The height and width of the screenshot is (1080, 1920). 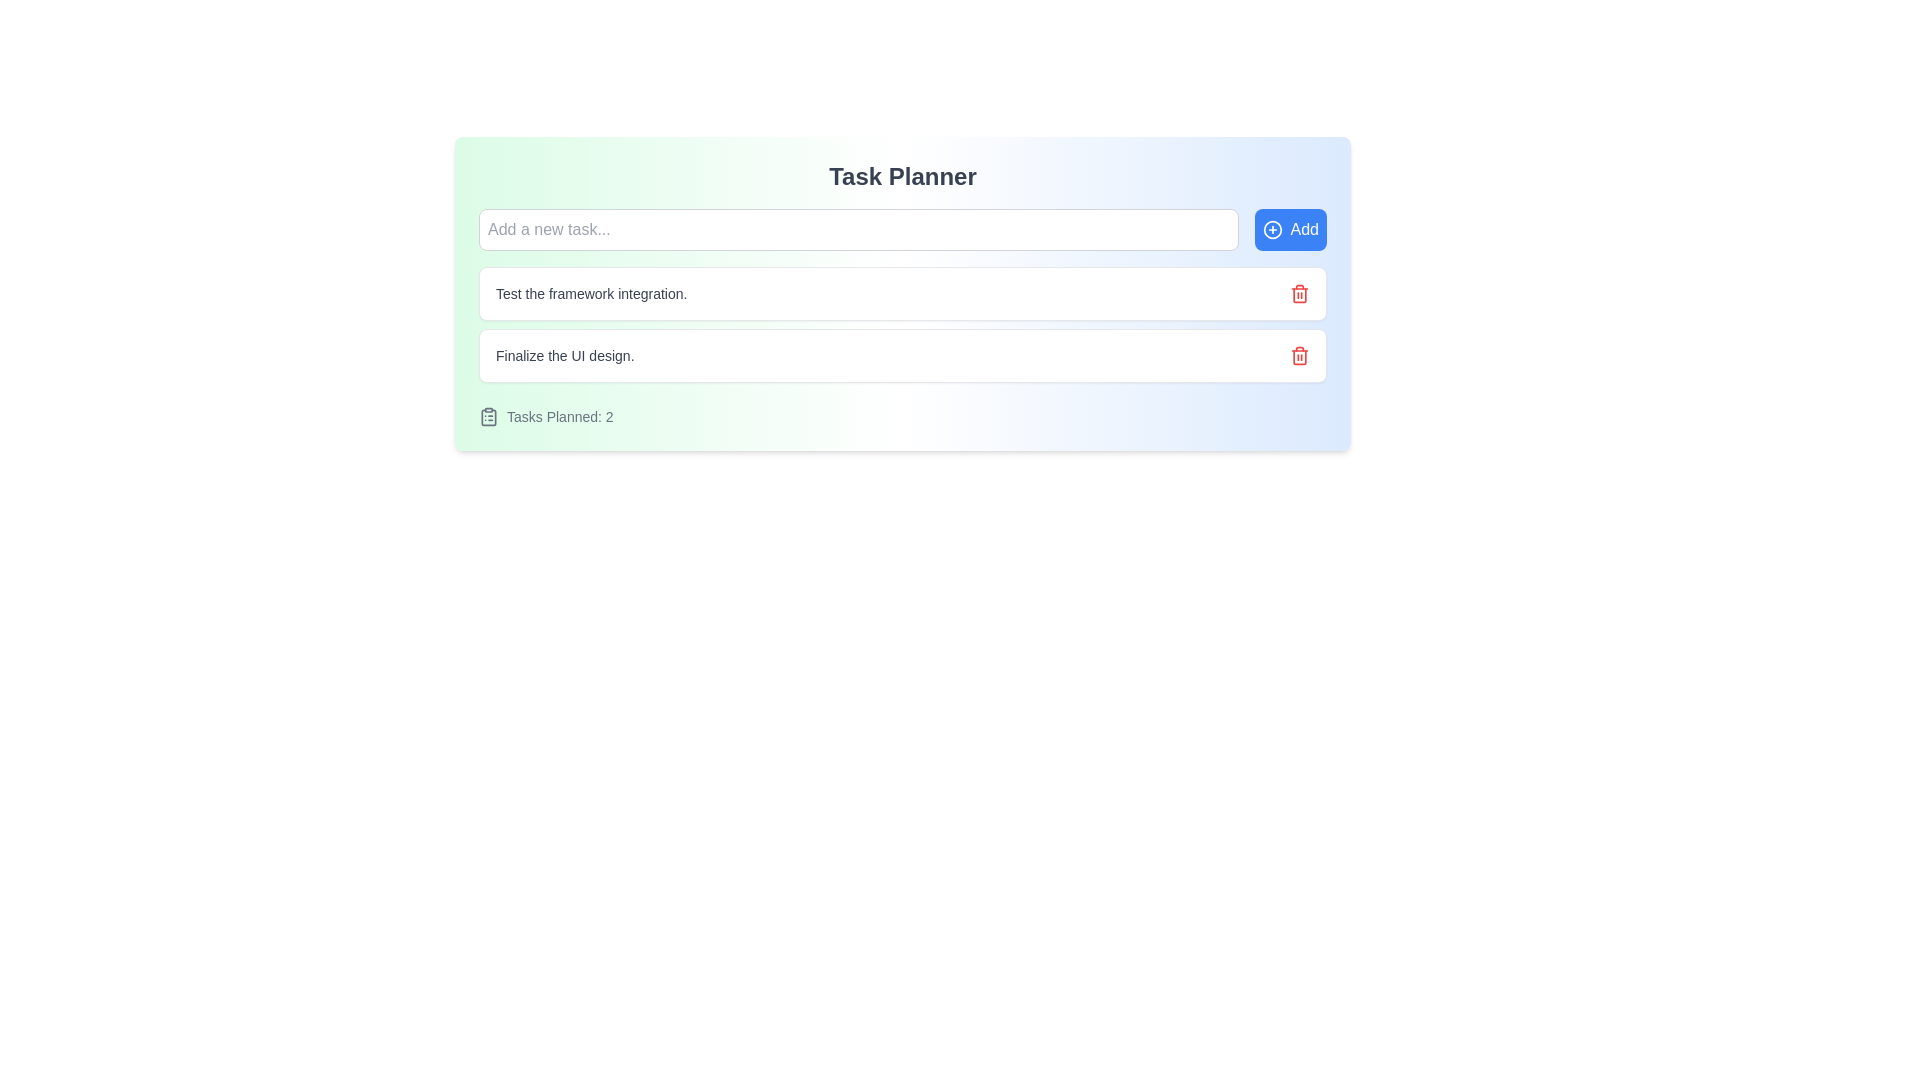 I want to click on the red trash icon located at the far right of the task entry labeled 'Finalize the UI design.', so click(x=1300, y=354).